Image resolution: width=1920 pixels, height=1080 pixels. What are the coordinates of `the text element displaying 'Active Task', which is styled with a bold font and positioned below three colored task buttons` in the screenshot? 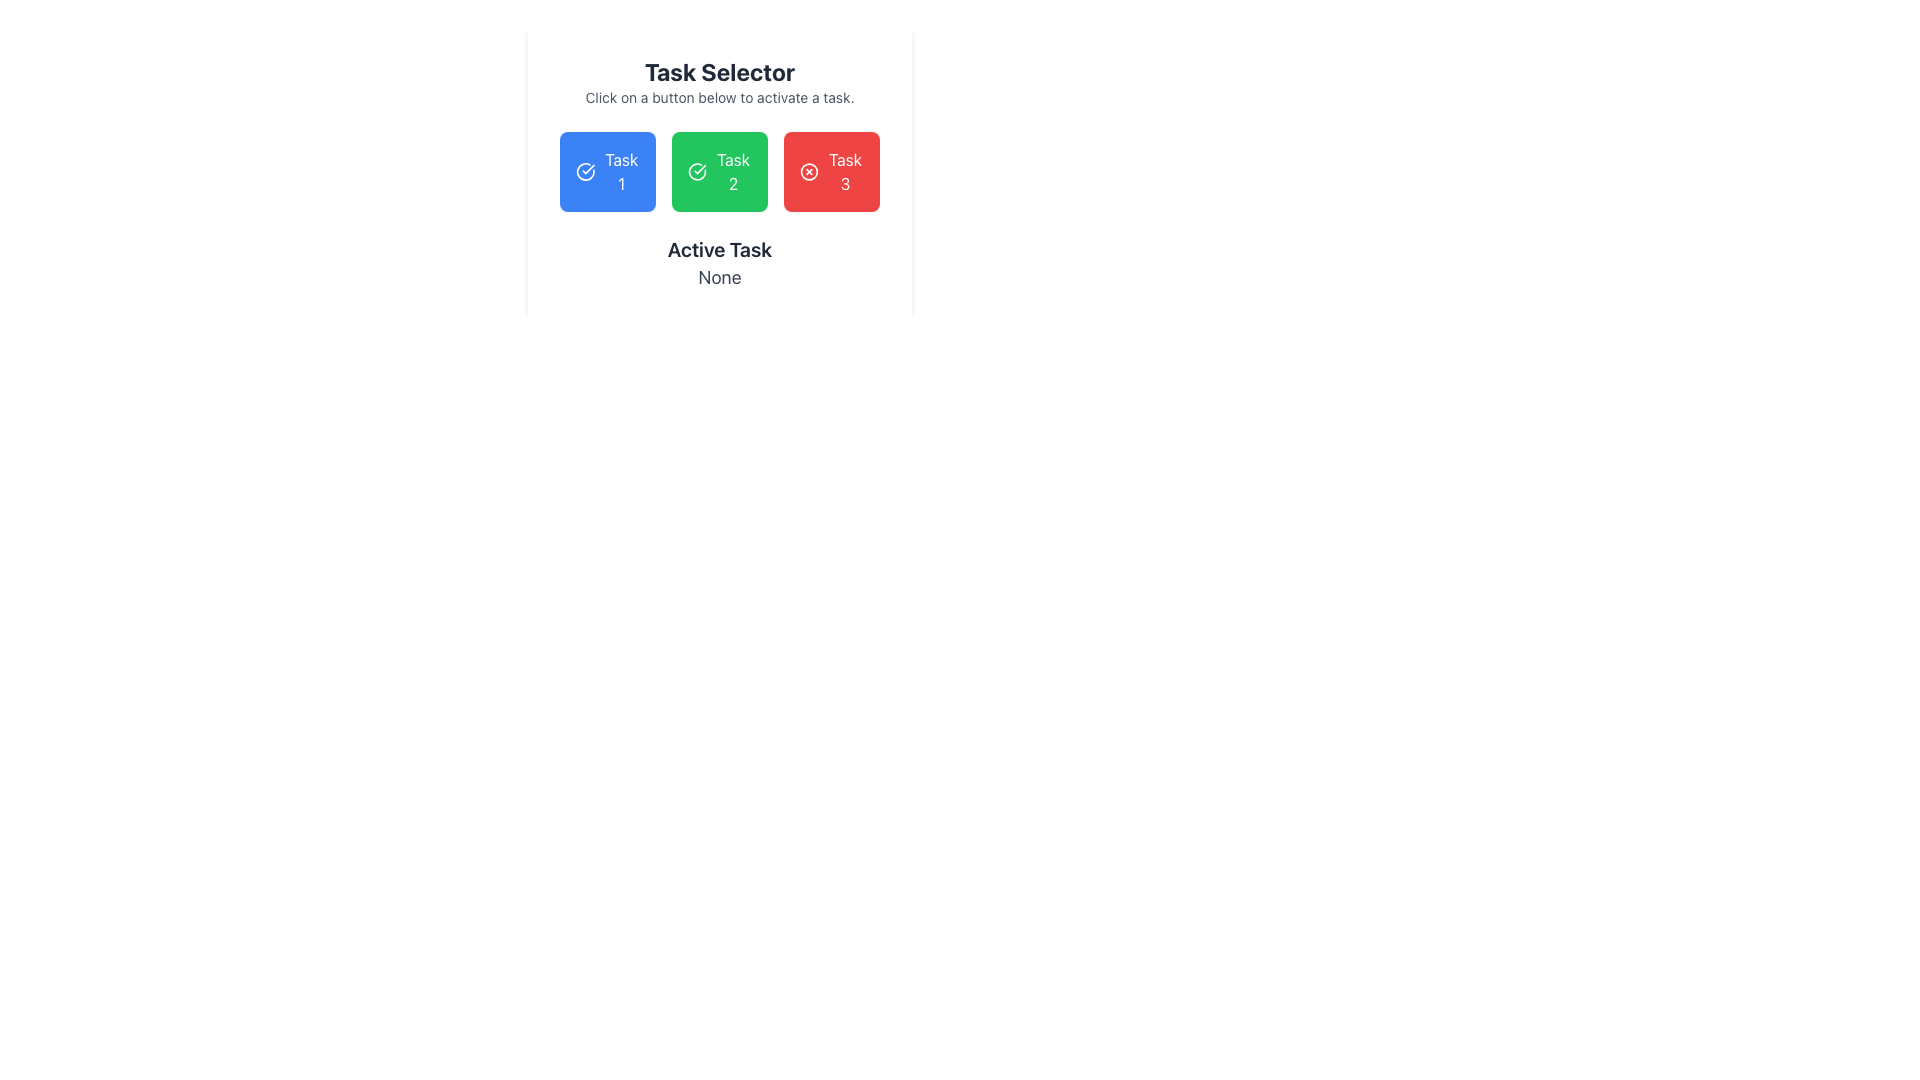 It's located at (720, 249).